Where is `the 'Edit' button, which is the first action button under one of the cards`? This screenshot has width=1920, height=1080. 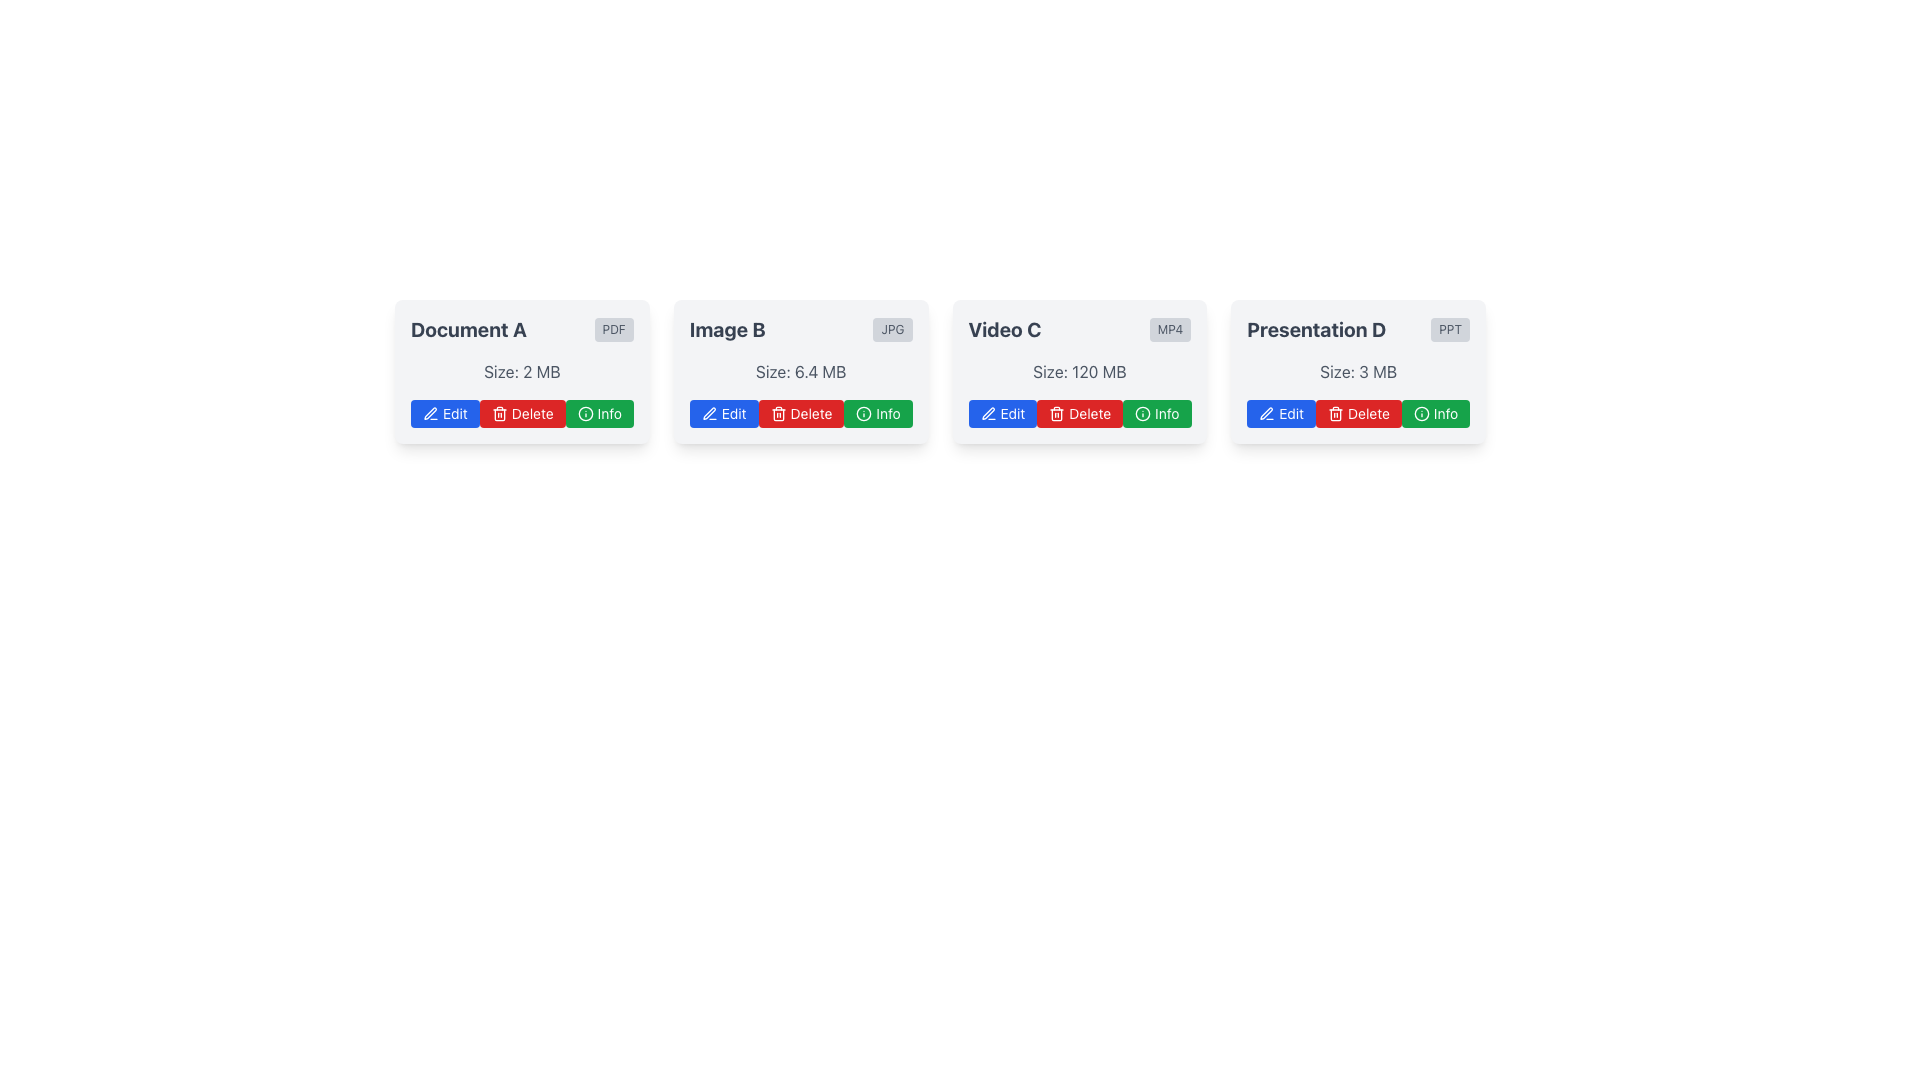
the 'Edit' button, which is the first action button under one of the cards is located at coordinates (1266, 412).